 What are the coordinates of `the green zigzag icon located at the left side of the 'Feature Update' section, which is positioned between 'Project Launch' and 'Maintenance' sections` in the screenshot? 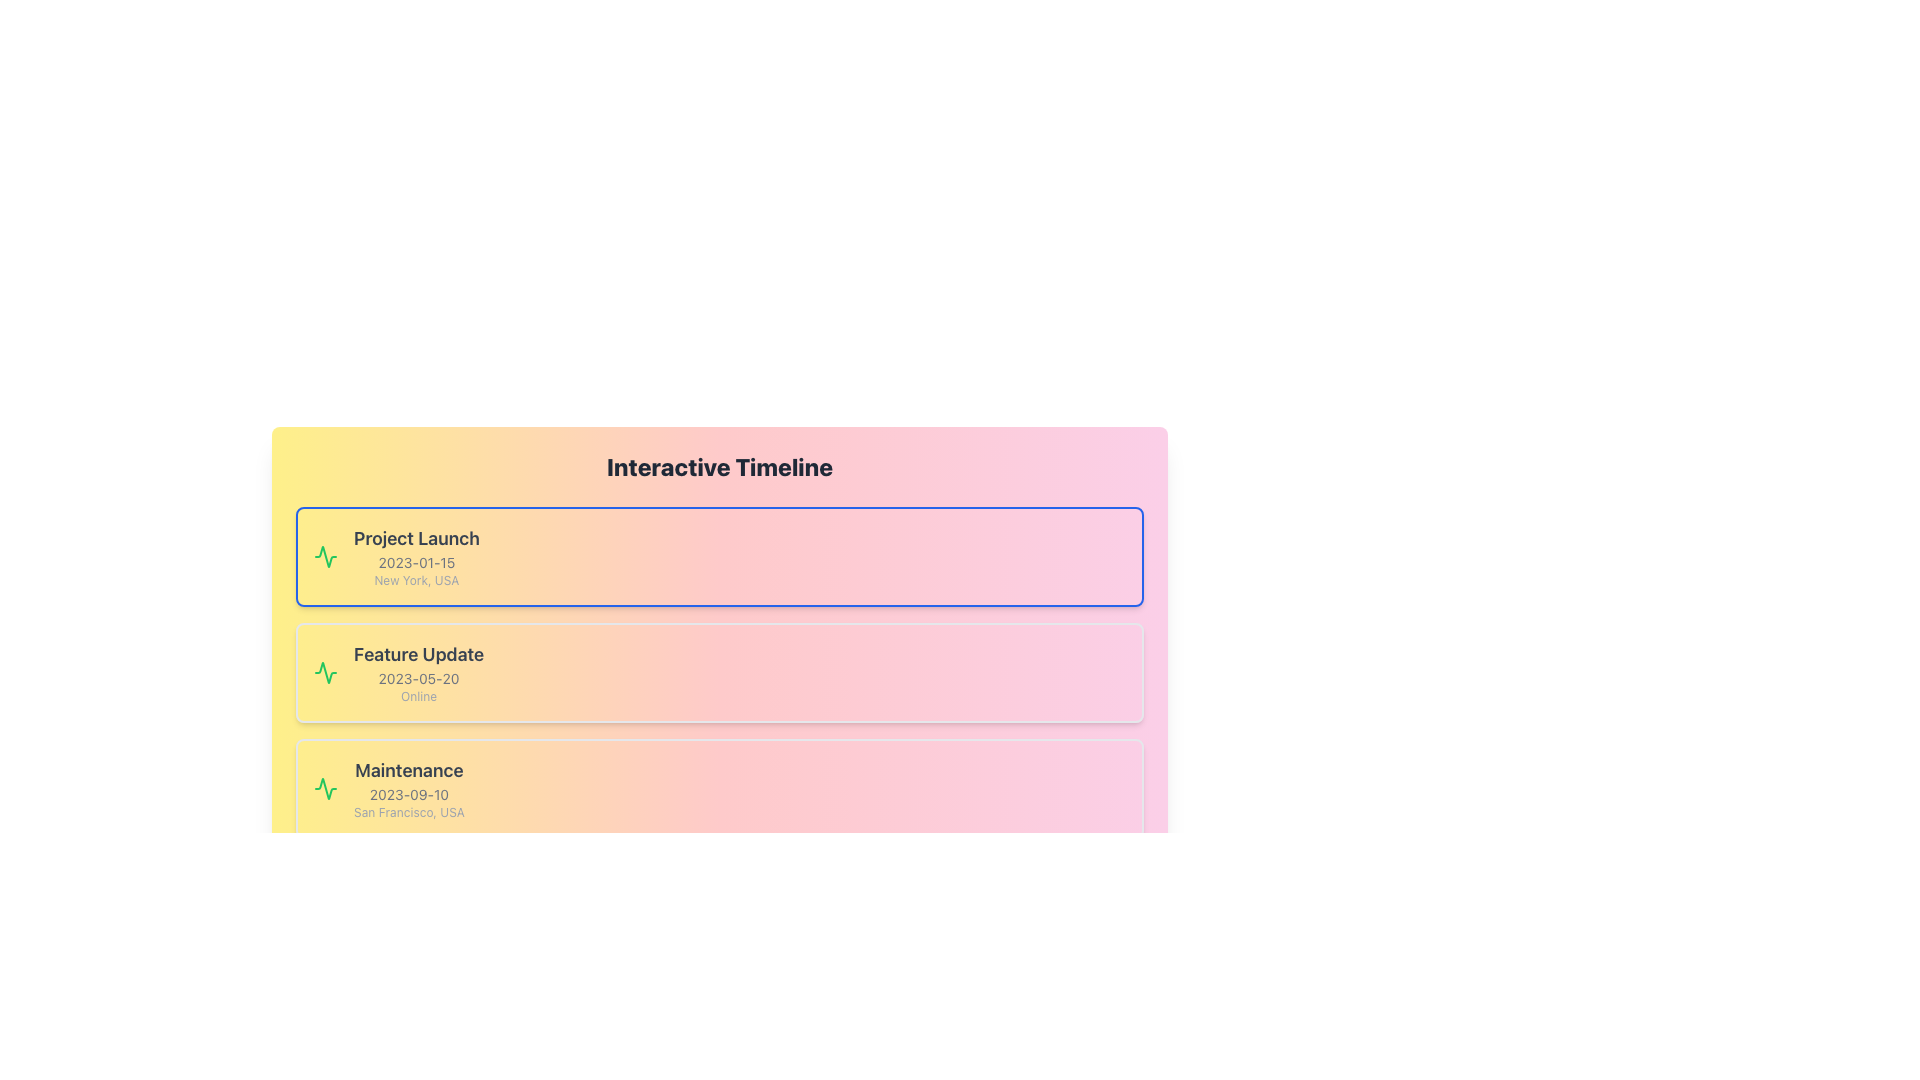 It's located at (326, 556).